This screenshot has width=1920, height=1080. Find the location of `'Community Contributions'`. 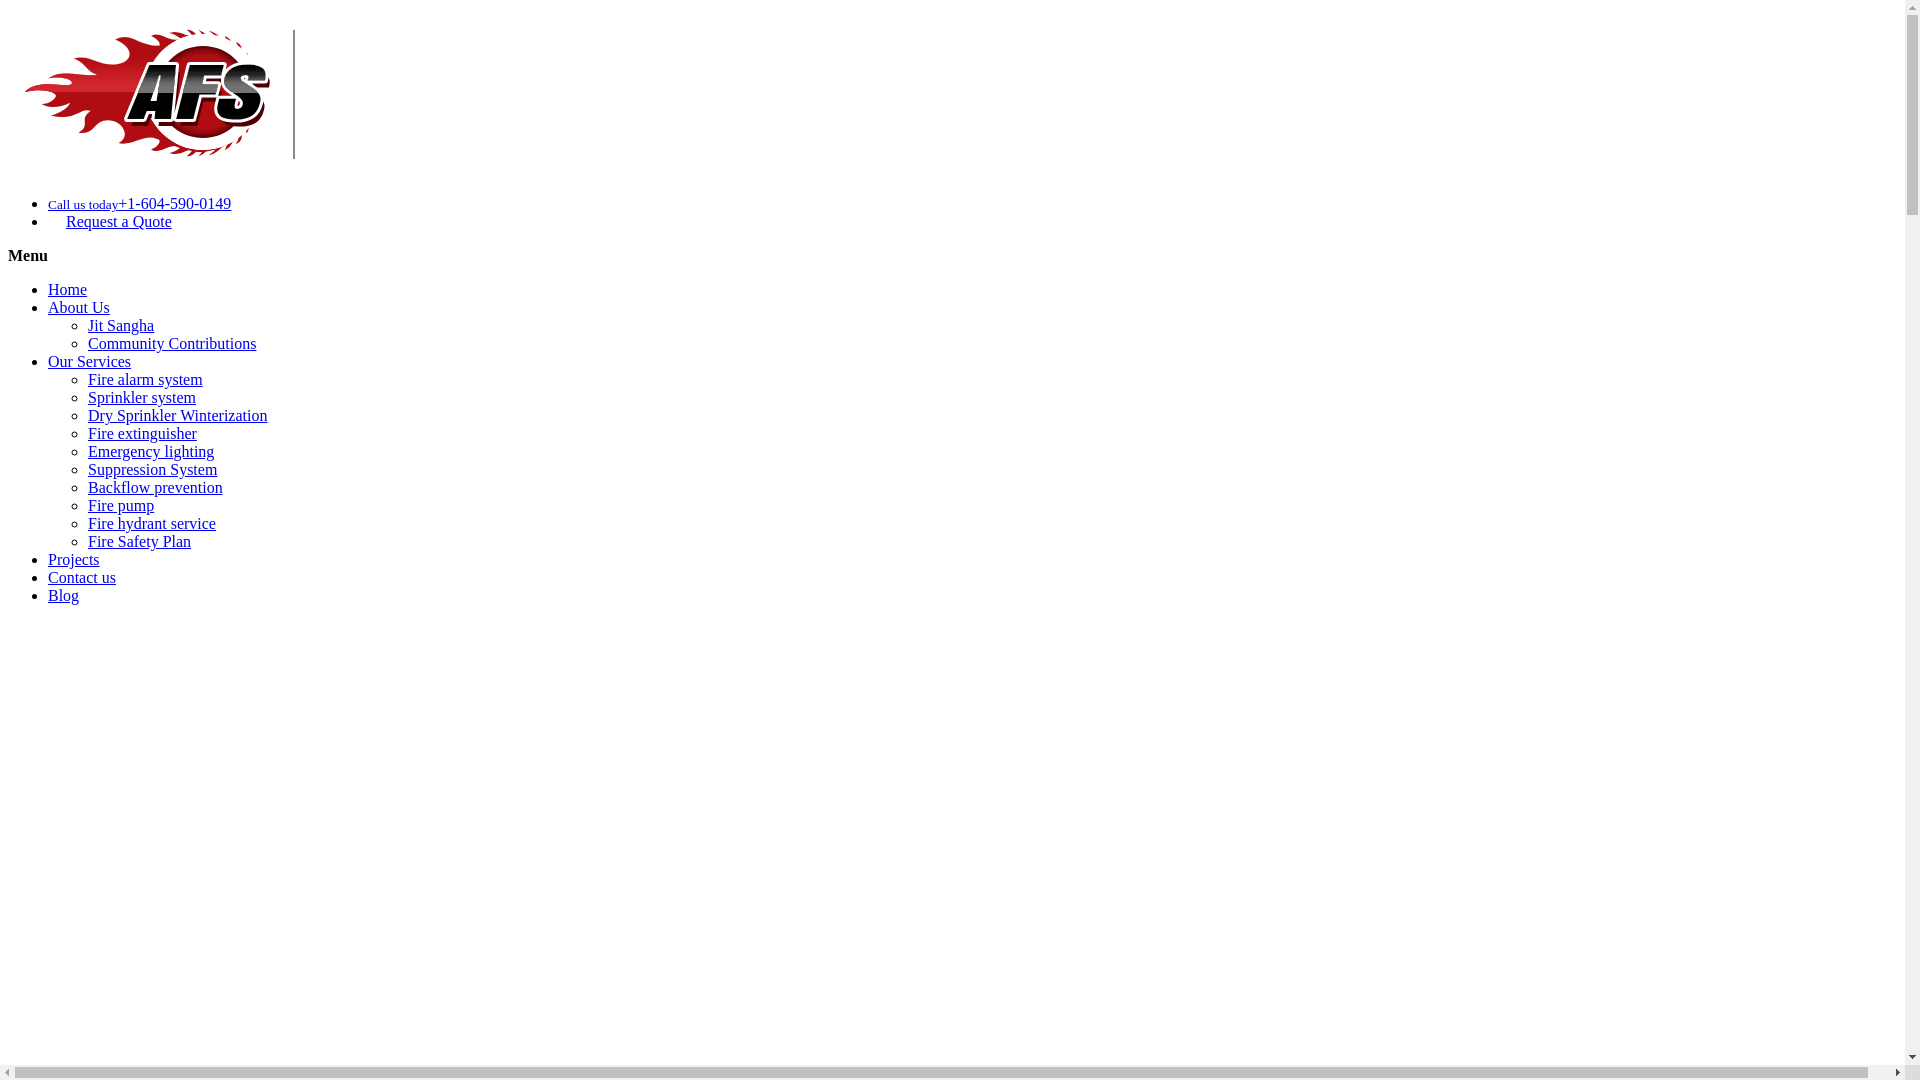

'Community Contributions' is located at coordinates (172, 342).